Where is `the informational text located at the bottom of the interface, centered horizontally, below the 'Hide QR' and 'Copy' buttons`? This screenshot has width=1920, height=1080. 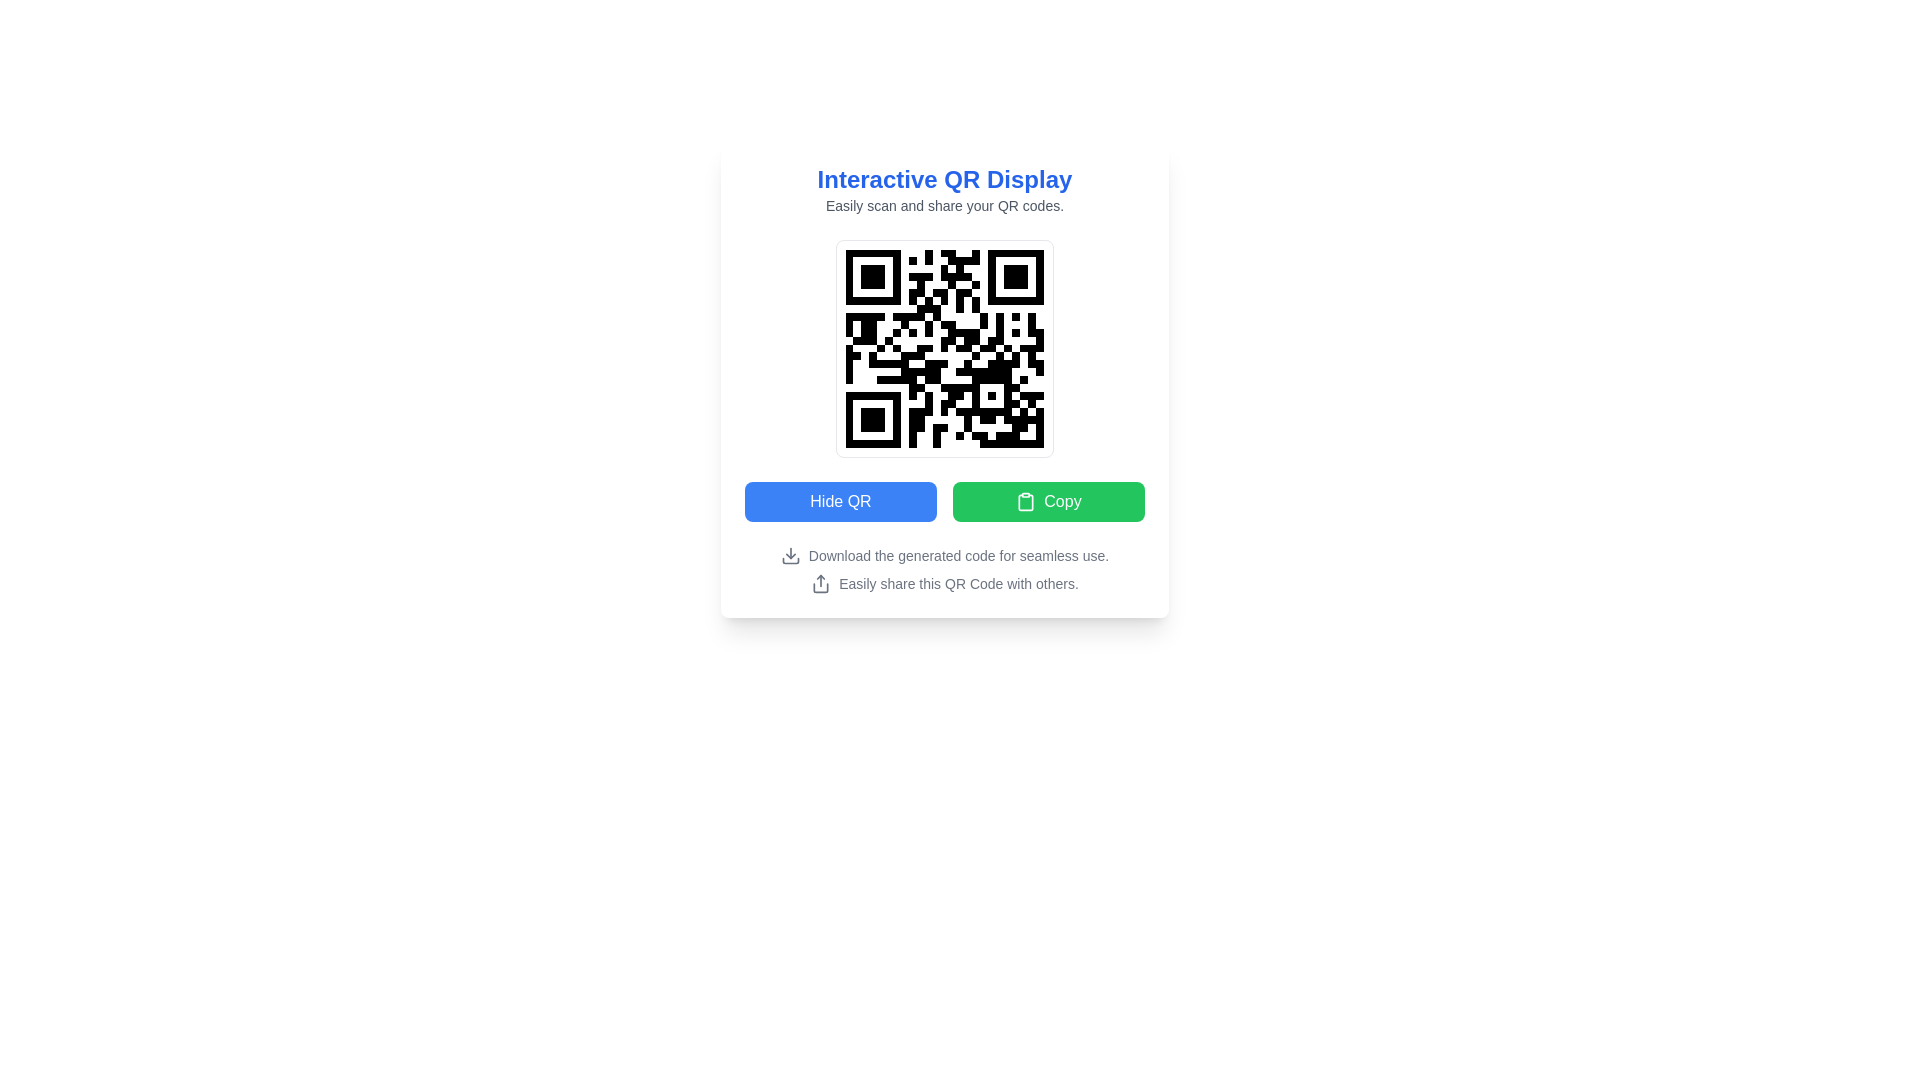 the informational text located at the bottom of the interface, centered horizontally, below the 'Hide QR' and 'Copy' buttons is located at coordinates (944, 570).